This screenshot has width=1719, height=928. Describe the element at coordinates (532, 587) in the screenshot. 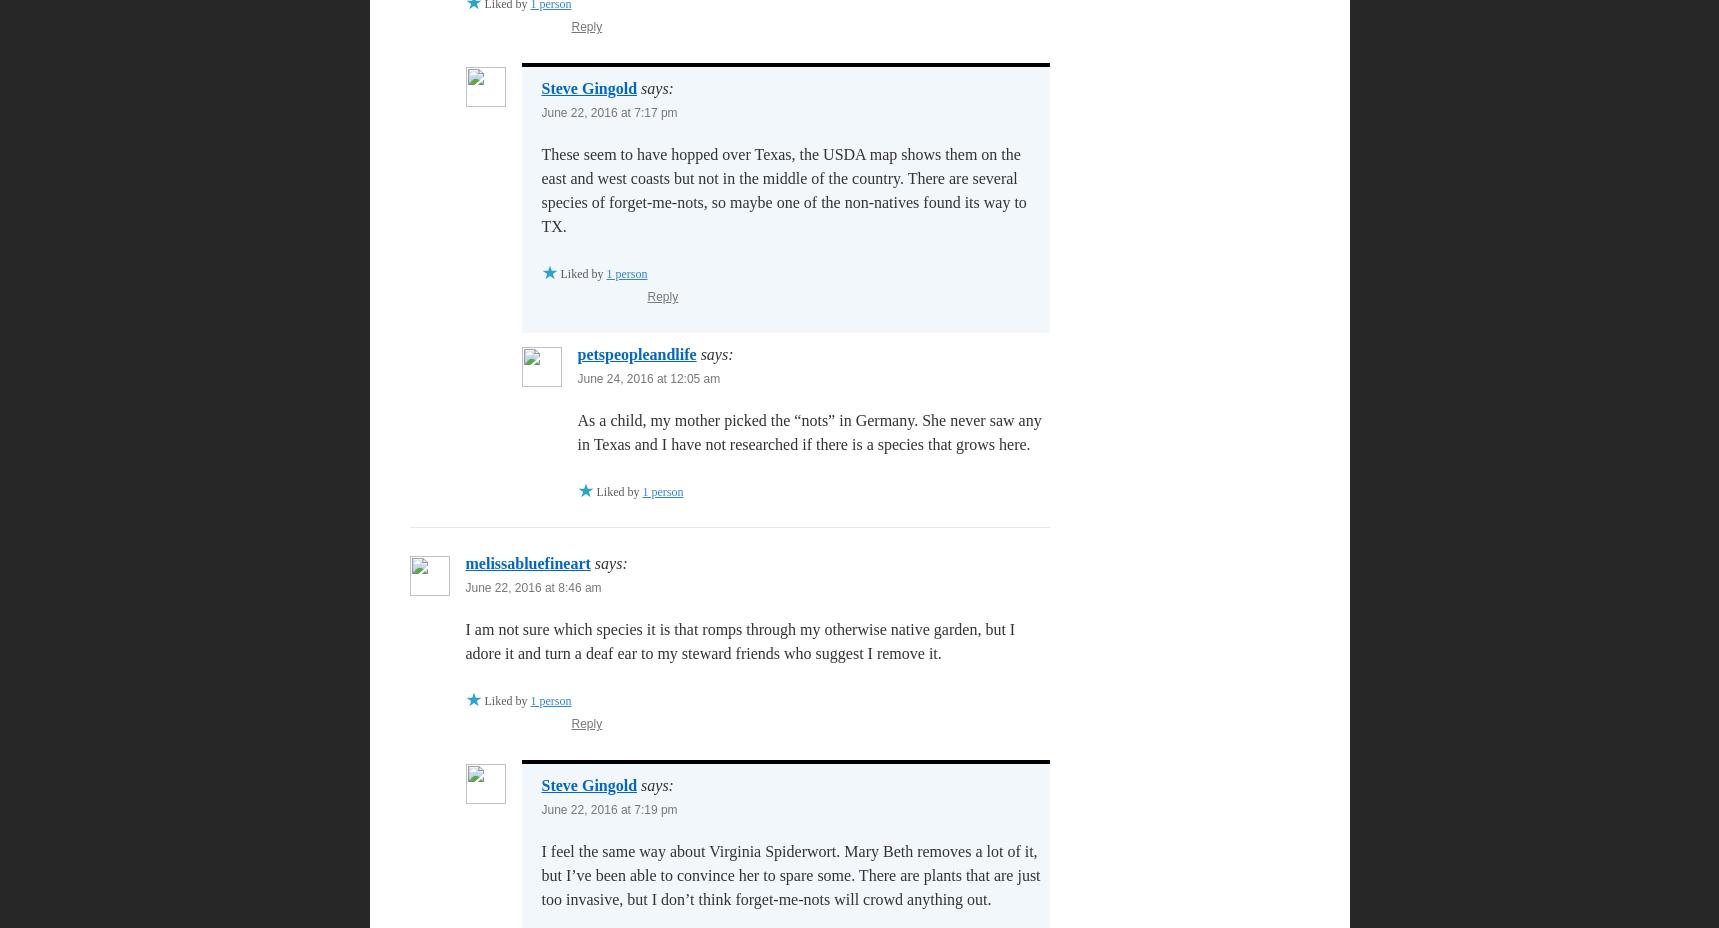

I see `'June 22, 2016 at 8:46 am'` at that location.